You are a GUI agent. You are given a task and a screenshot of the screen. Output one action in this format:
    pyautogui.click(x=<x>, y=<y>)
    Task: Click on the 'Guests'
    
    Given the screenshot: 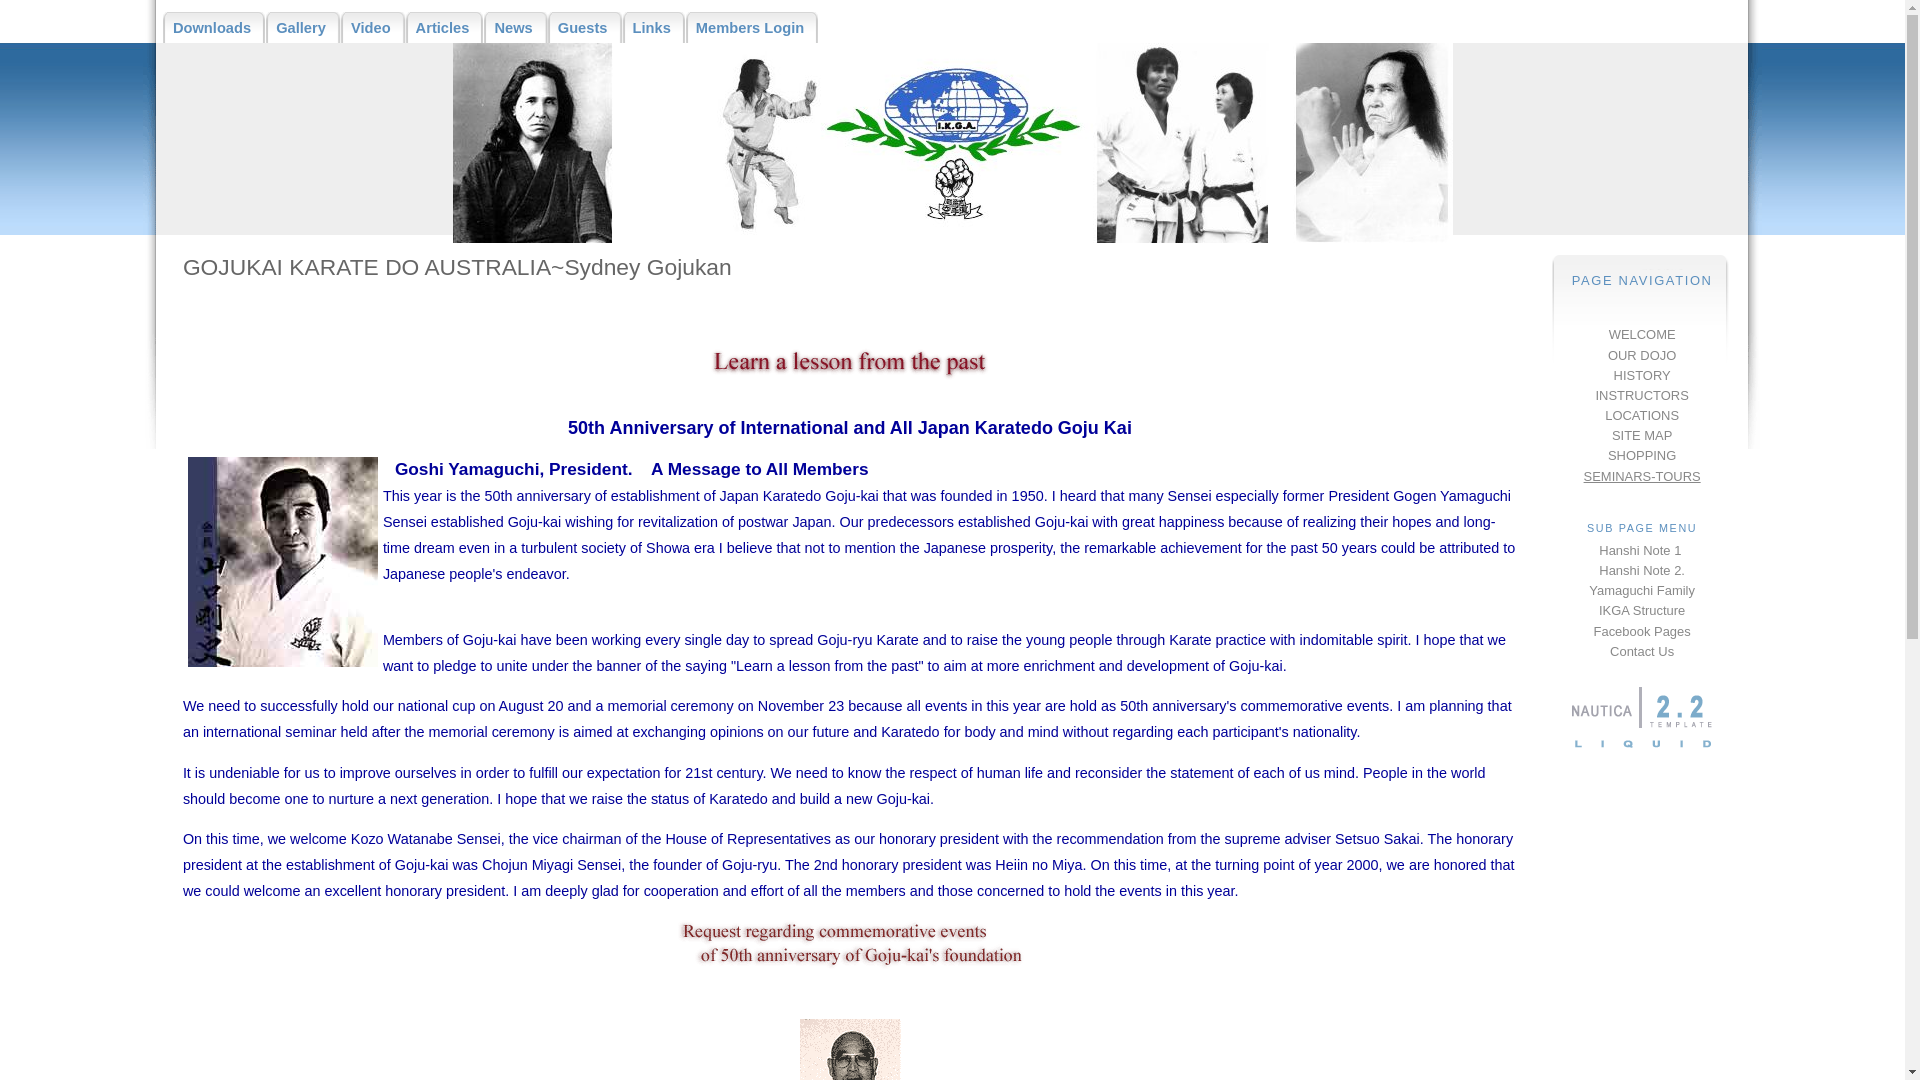 What is the action you would take?
    pyautogui.click(x=584, y=27)
    